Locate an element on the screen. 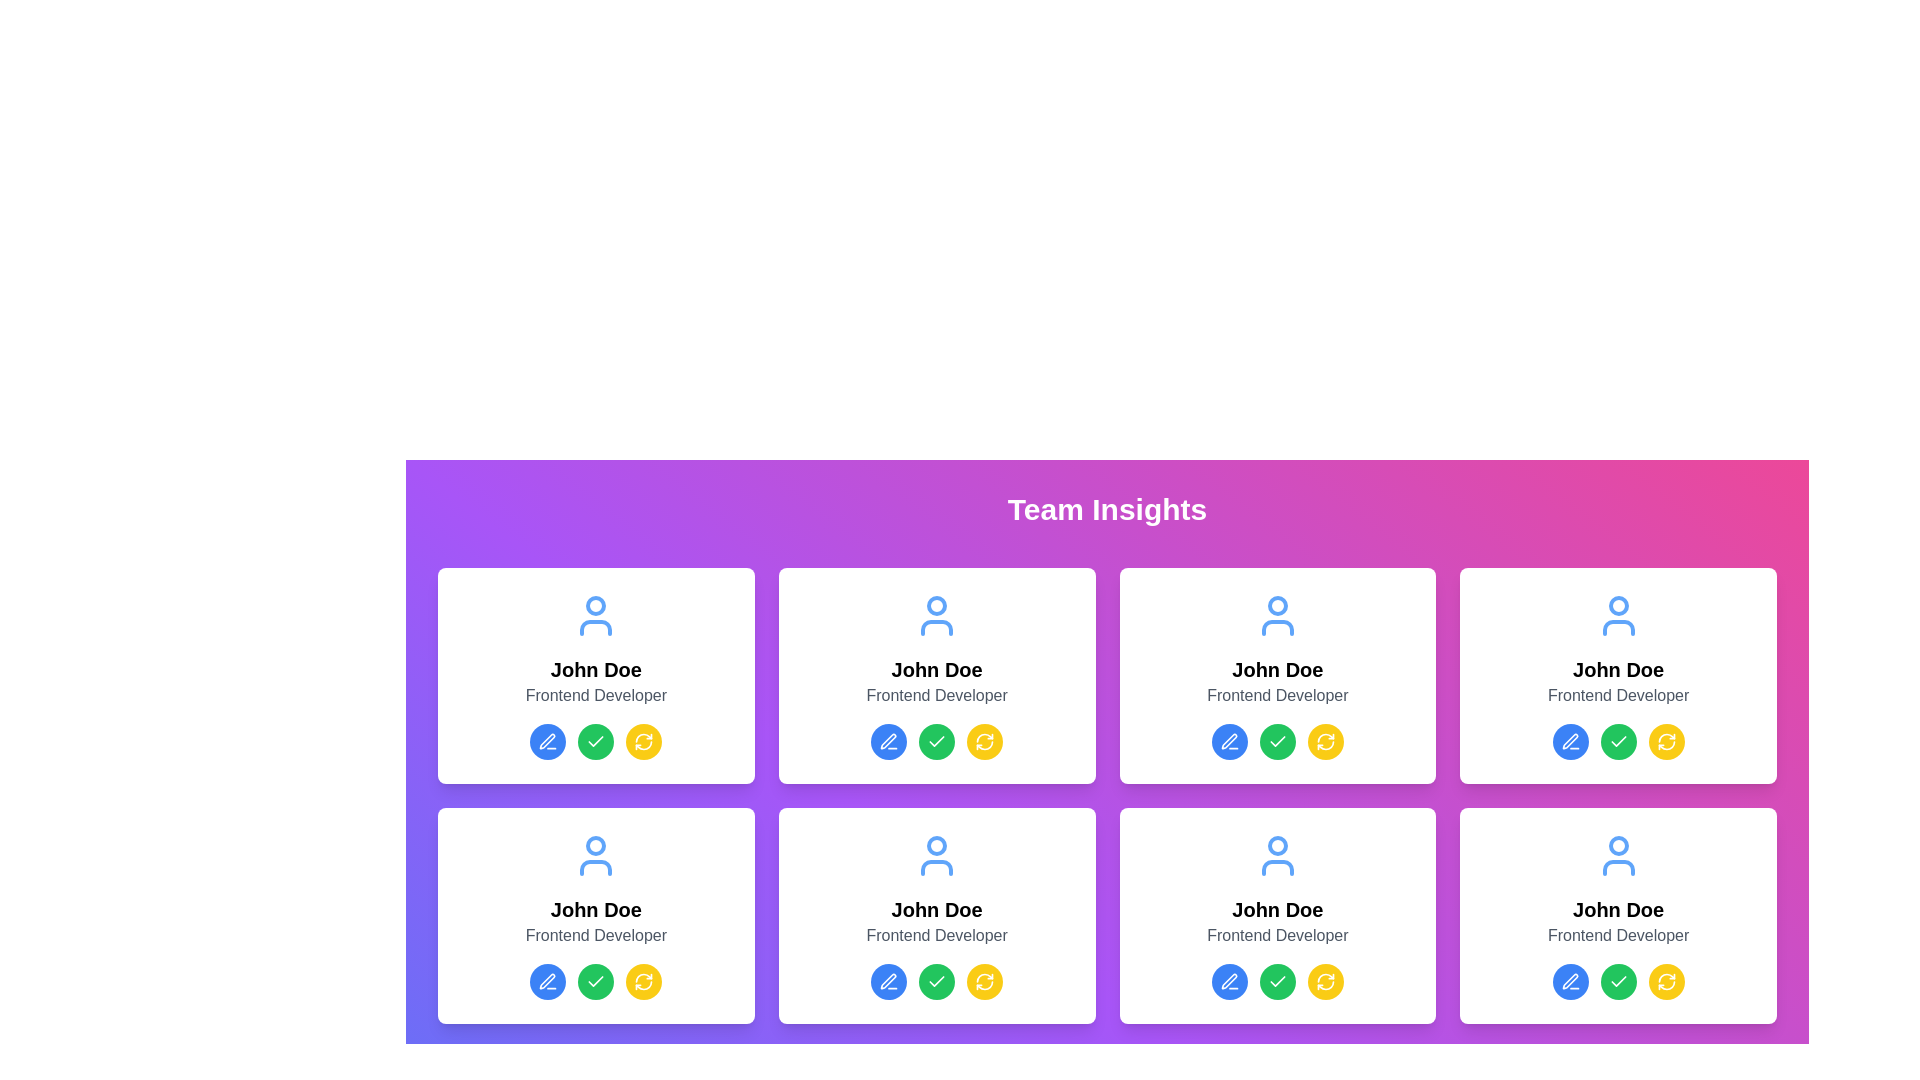 This screenshot has height=1080, width=1920. the middle circular button with a green background and a checkmark icon is located at coordinates (595, 981).